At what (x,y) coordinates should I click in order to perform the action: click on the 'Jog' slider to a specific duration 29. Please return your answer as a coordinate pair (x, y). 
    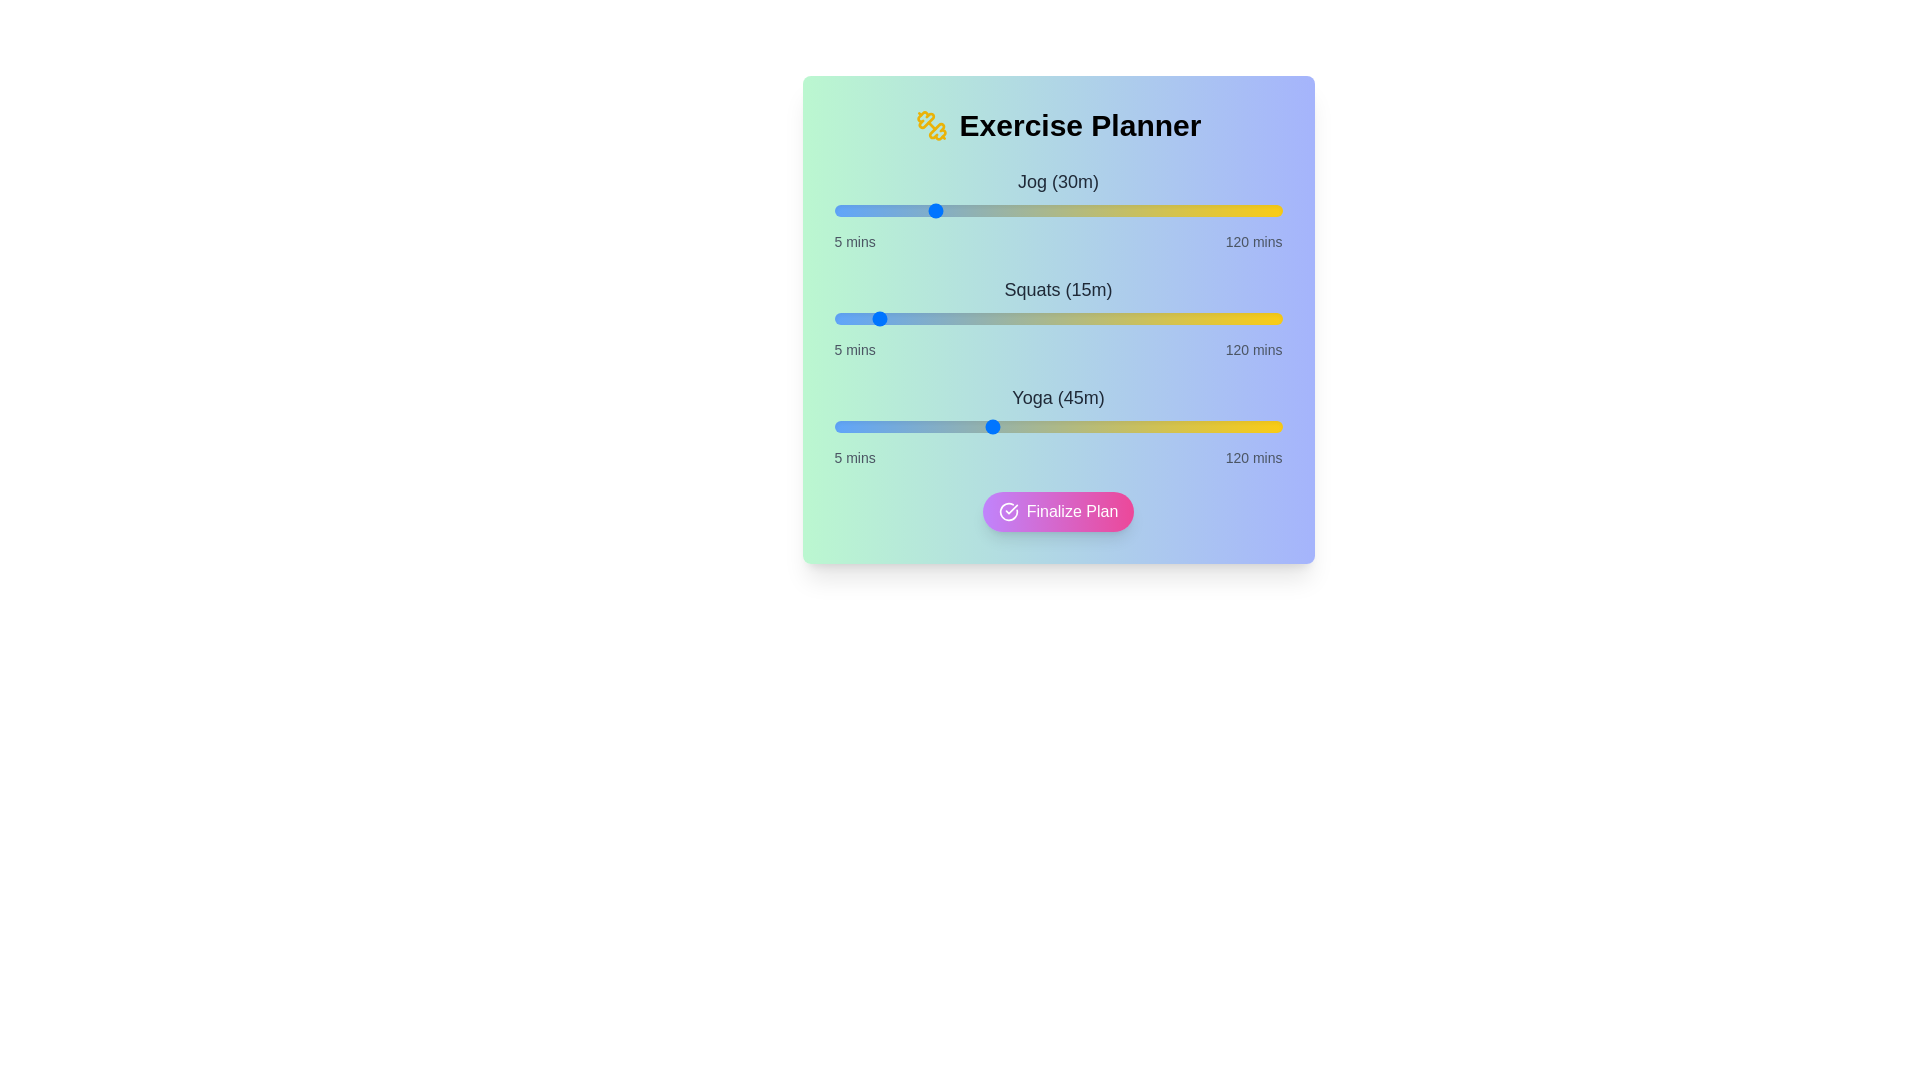
    Looking at the image, I should click on (926, 211).